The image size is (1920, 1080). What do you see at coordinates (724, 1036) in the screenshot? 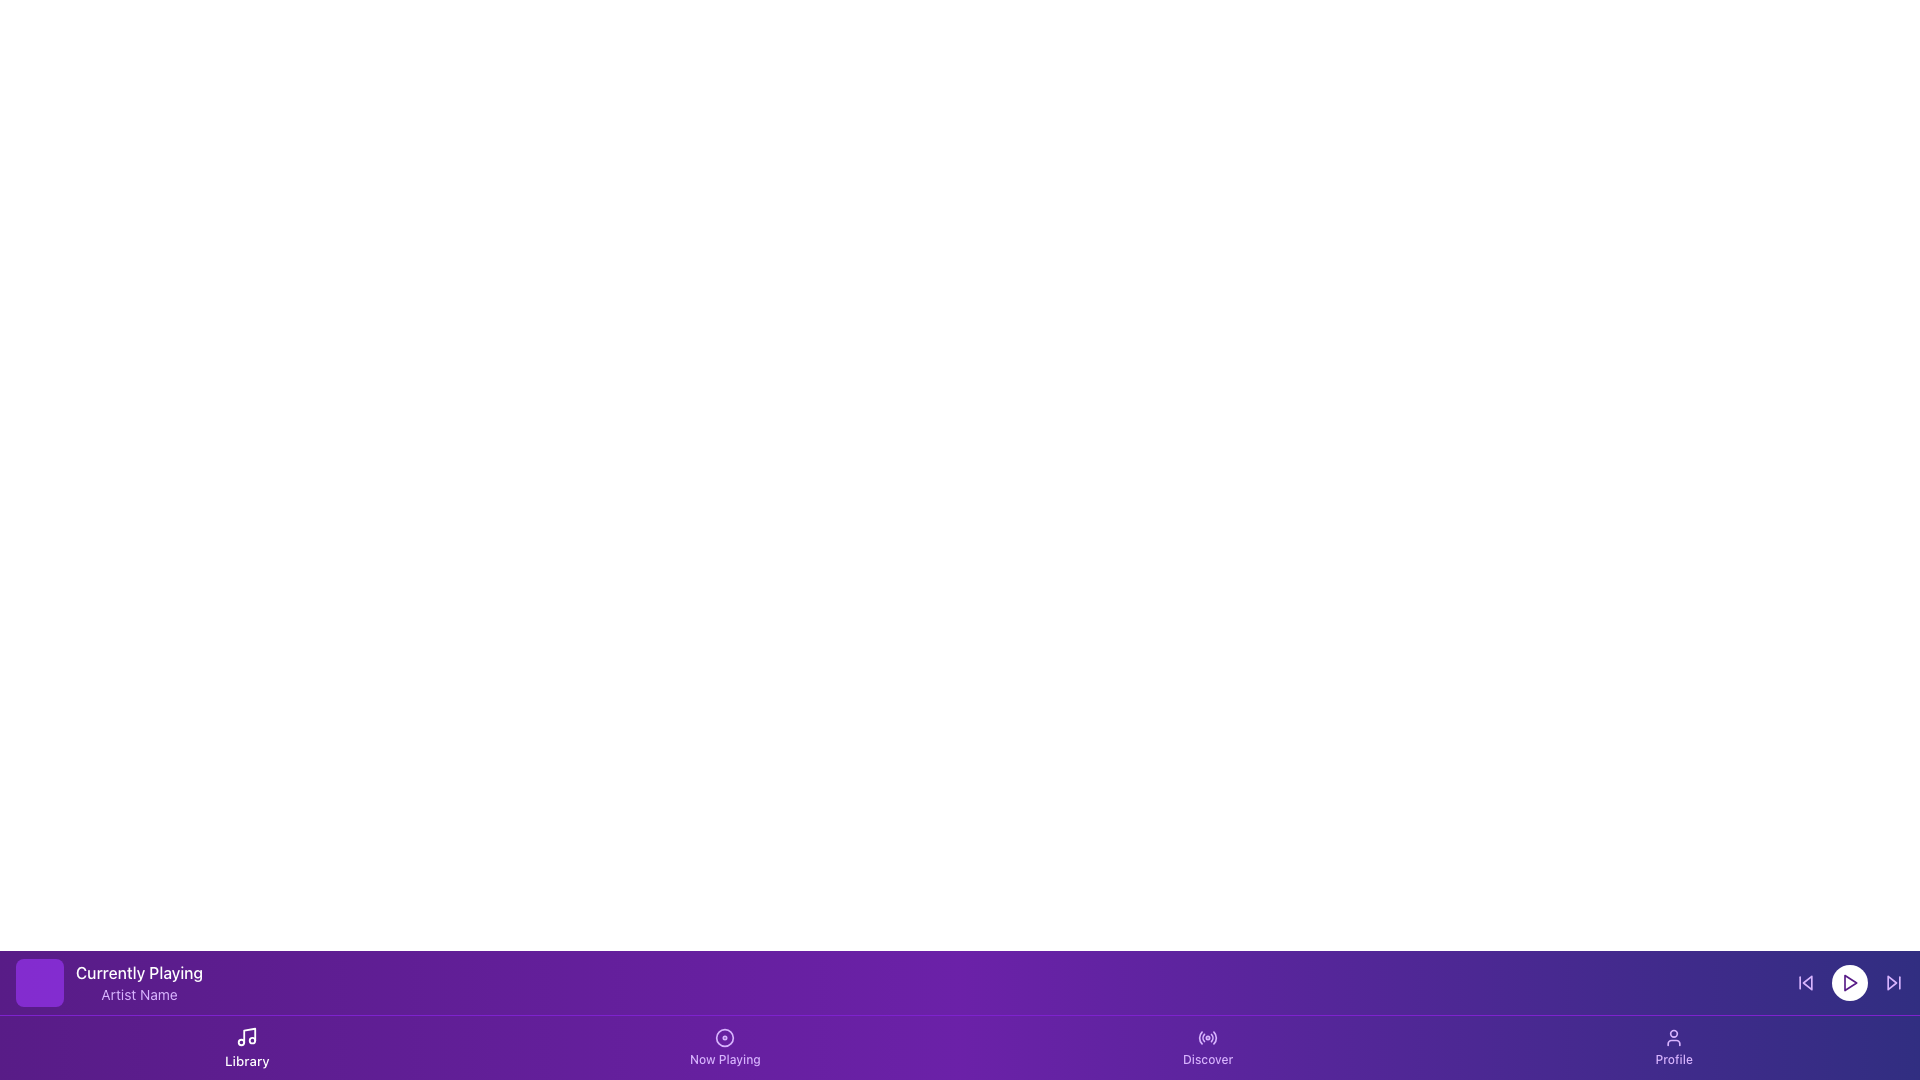
I see `the circular icon above the text 'Now Playing' in the navigation bar` at bounding box center [724, 1036].